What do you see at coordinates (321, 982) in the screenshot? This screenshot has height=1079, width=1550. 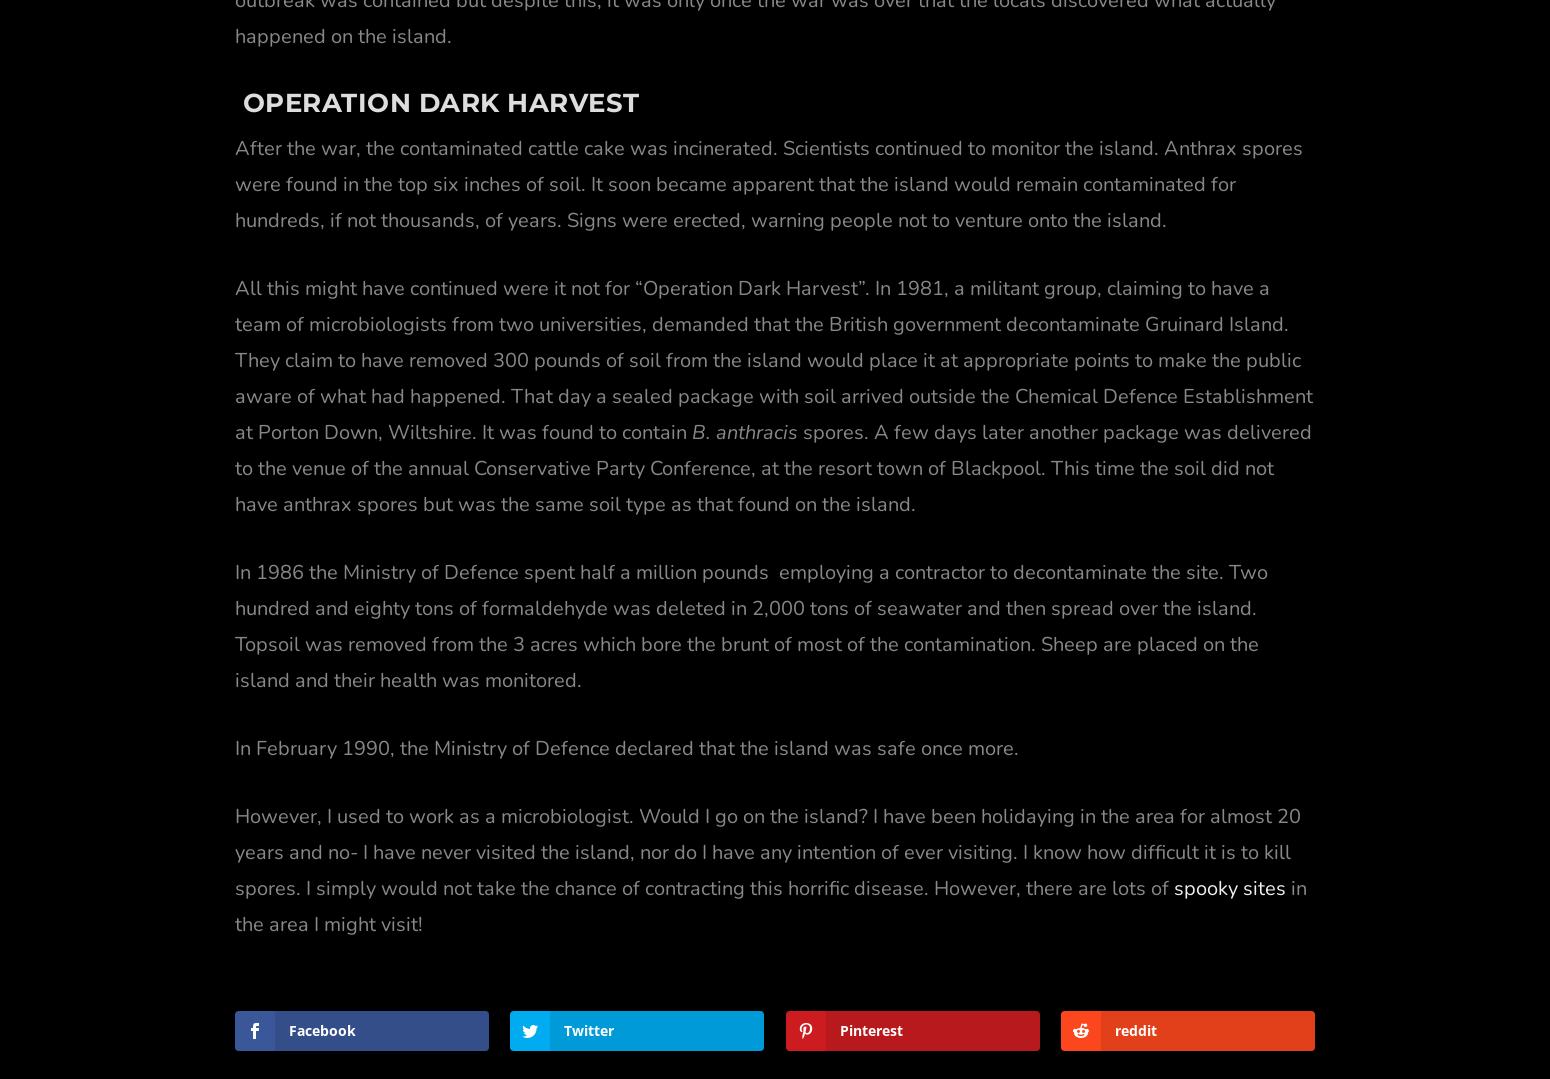 I see `'Facebook'` at bounding box center [321, 982].